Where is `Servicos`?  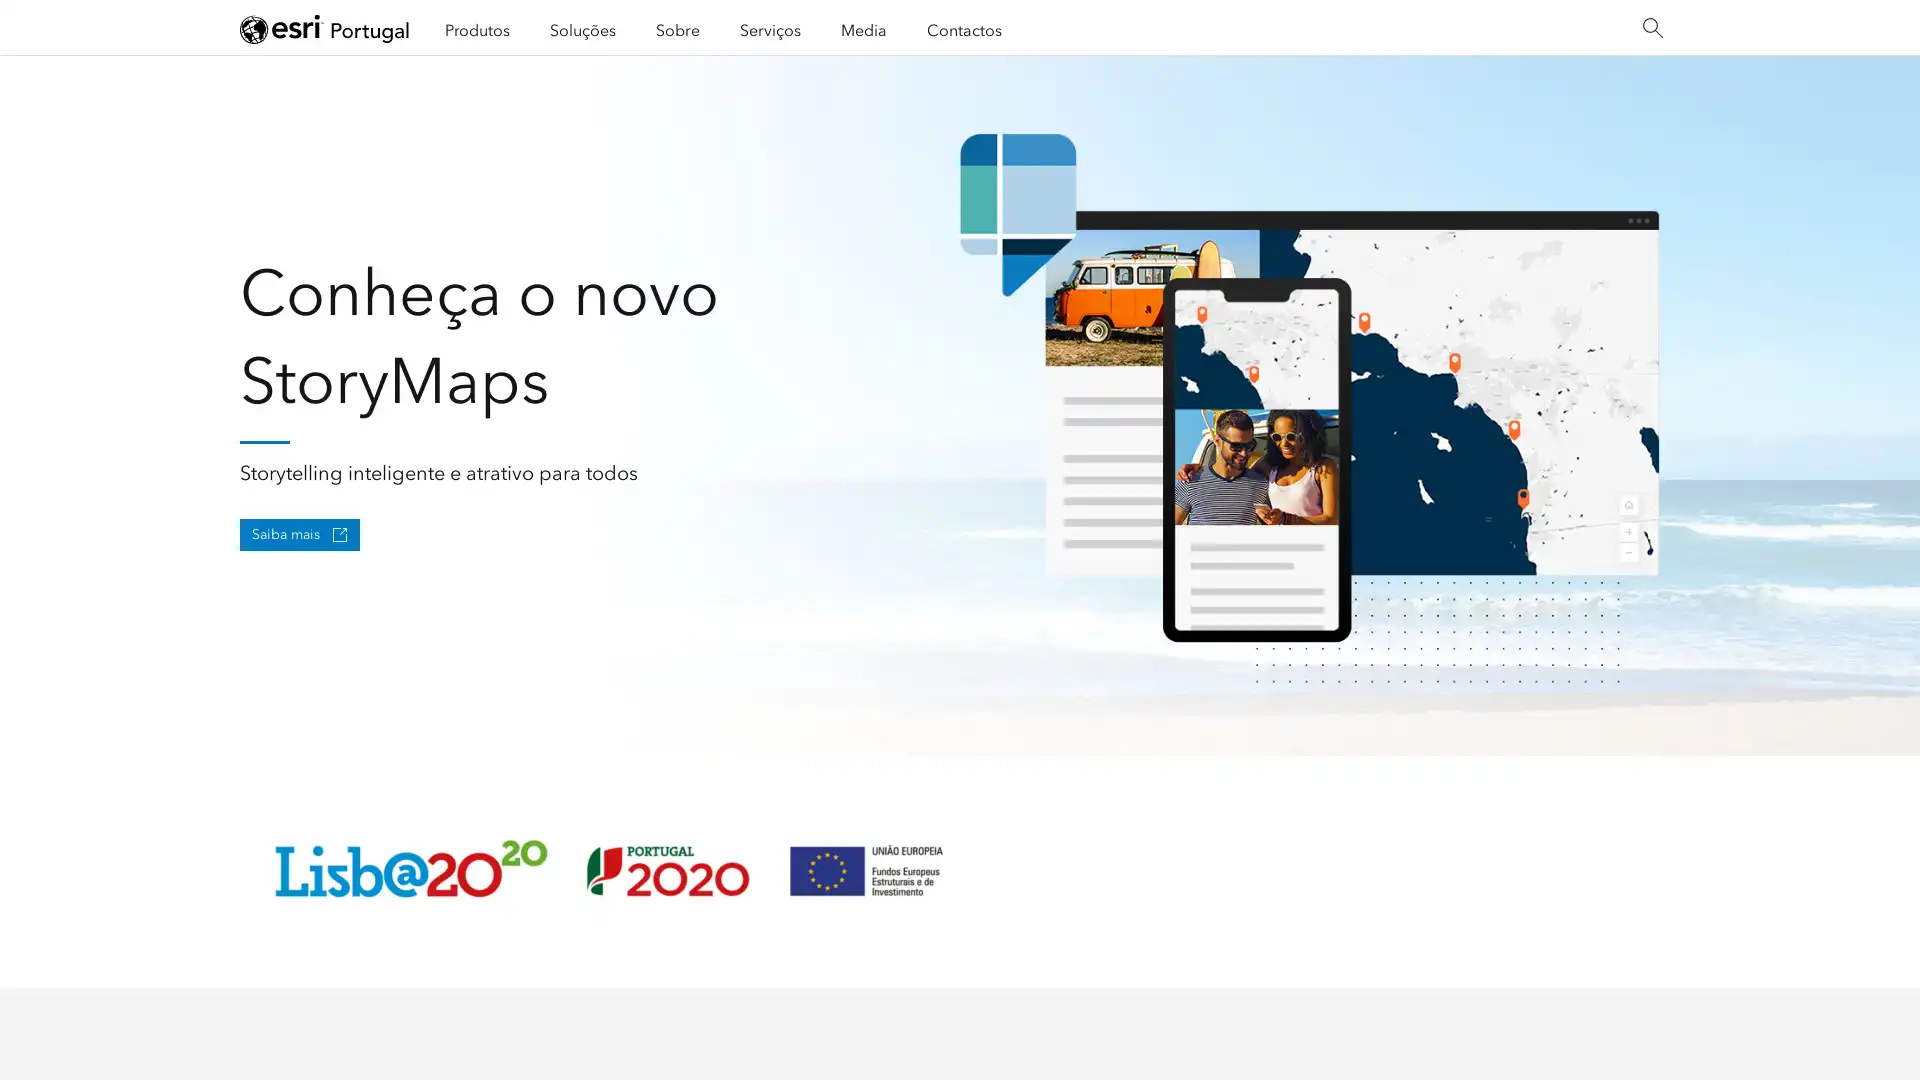 Servicos is located at coordinates (769, 27).